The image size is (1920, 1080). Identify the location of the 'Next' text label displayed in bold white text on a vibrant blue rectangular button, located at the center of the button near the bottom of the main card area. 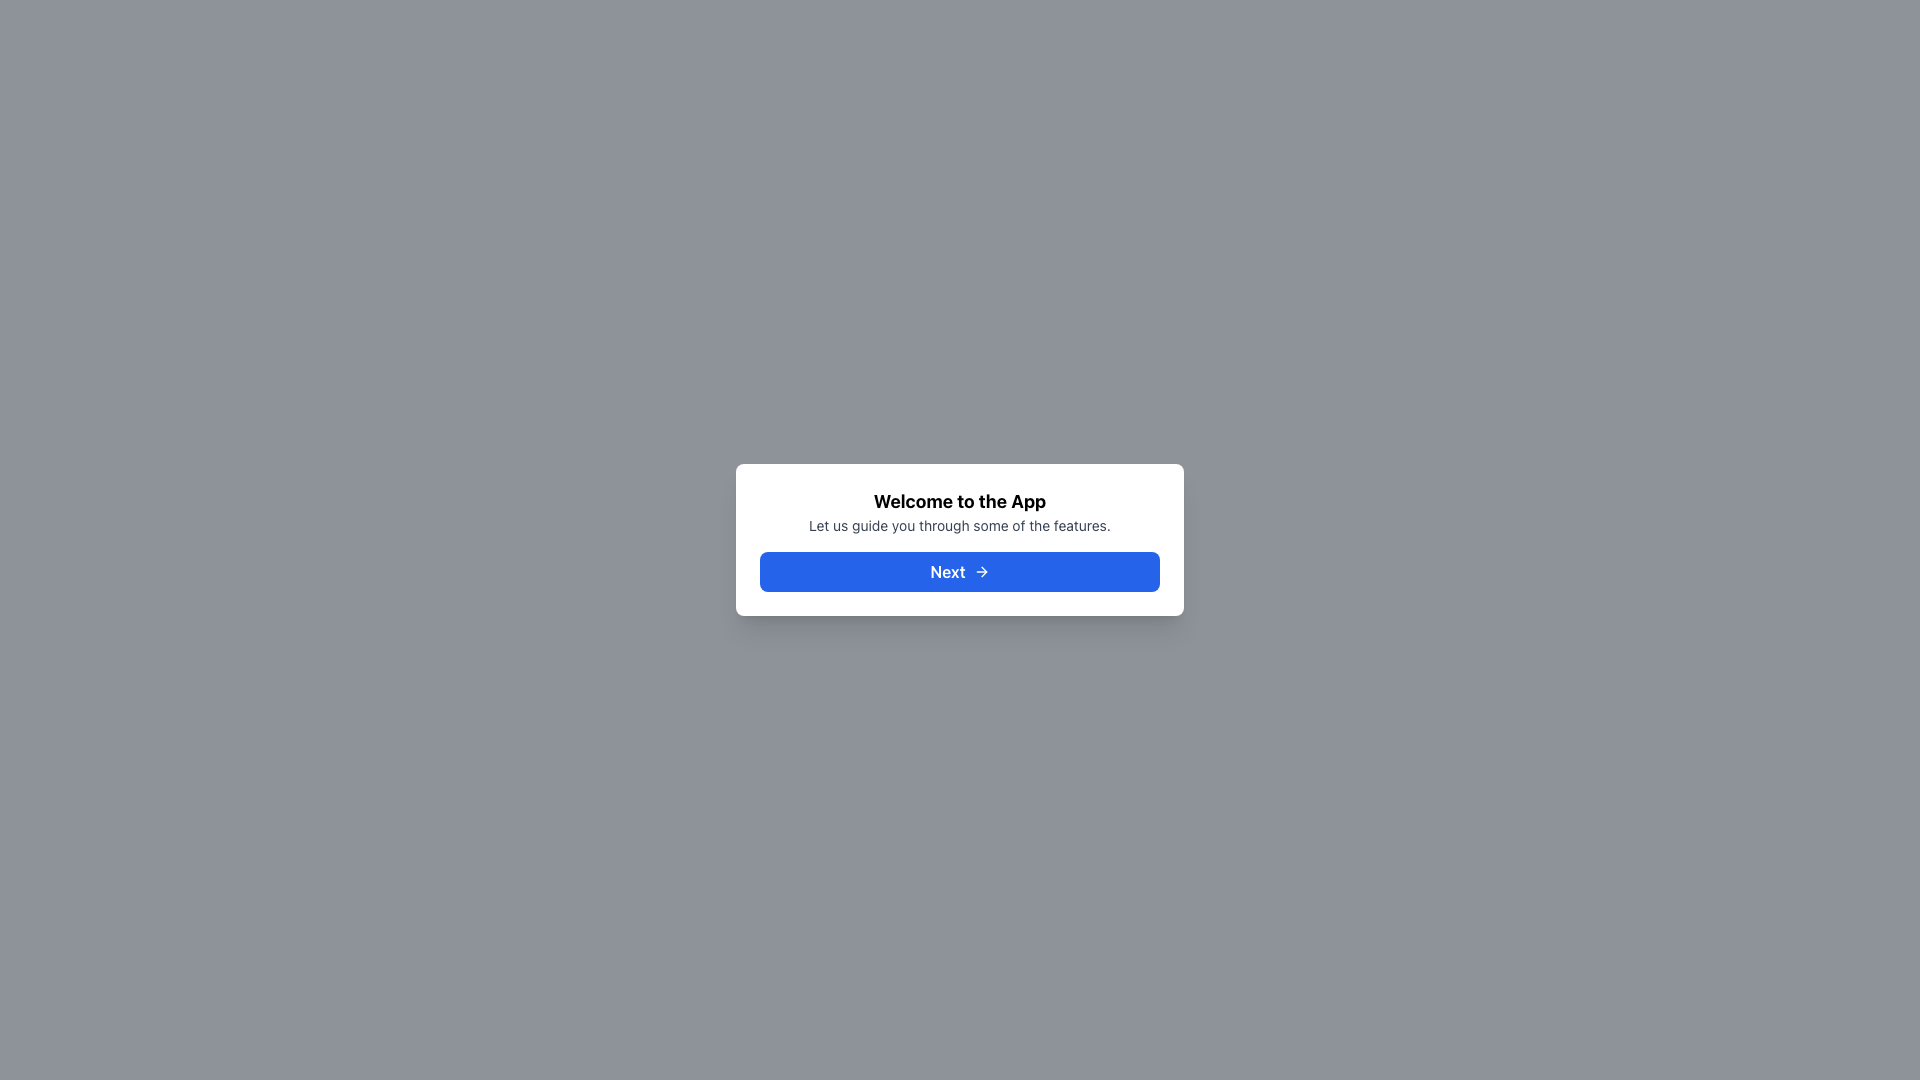
(947, 571).